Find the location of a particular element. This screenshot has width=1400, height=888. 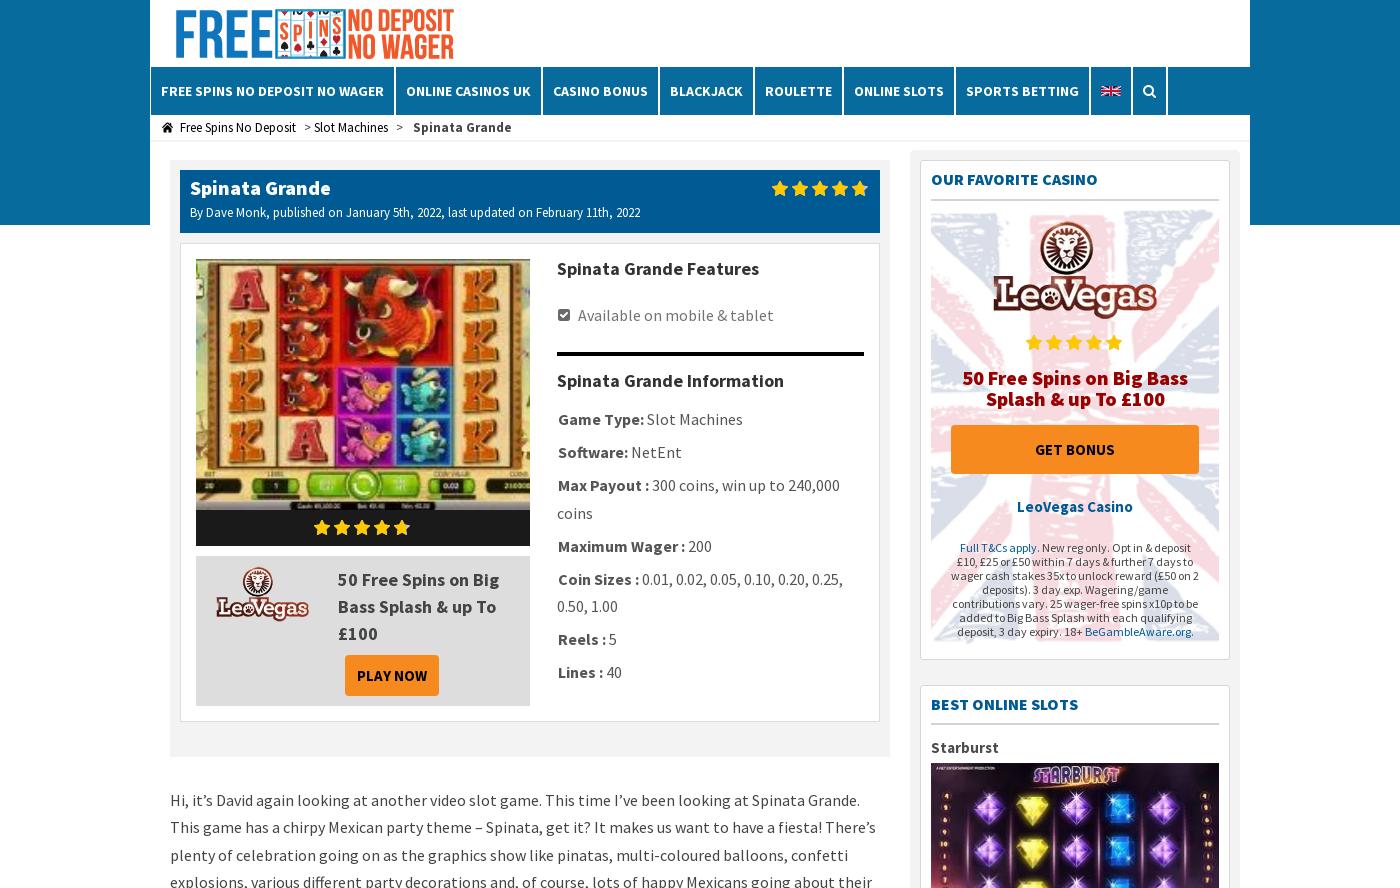

'NetEnt' is located at coordinates (656, 451).